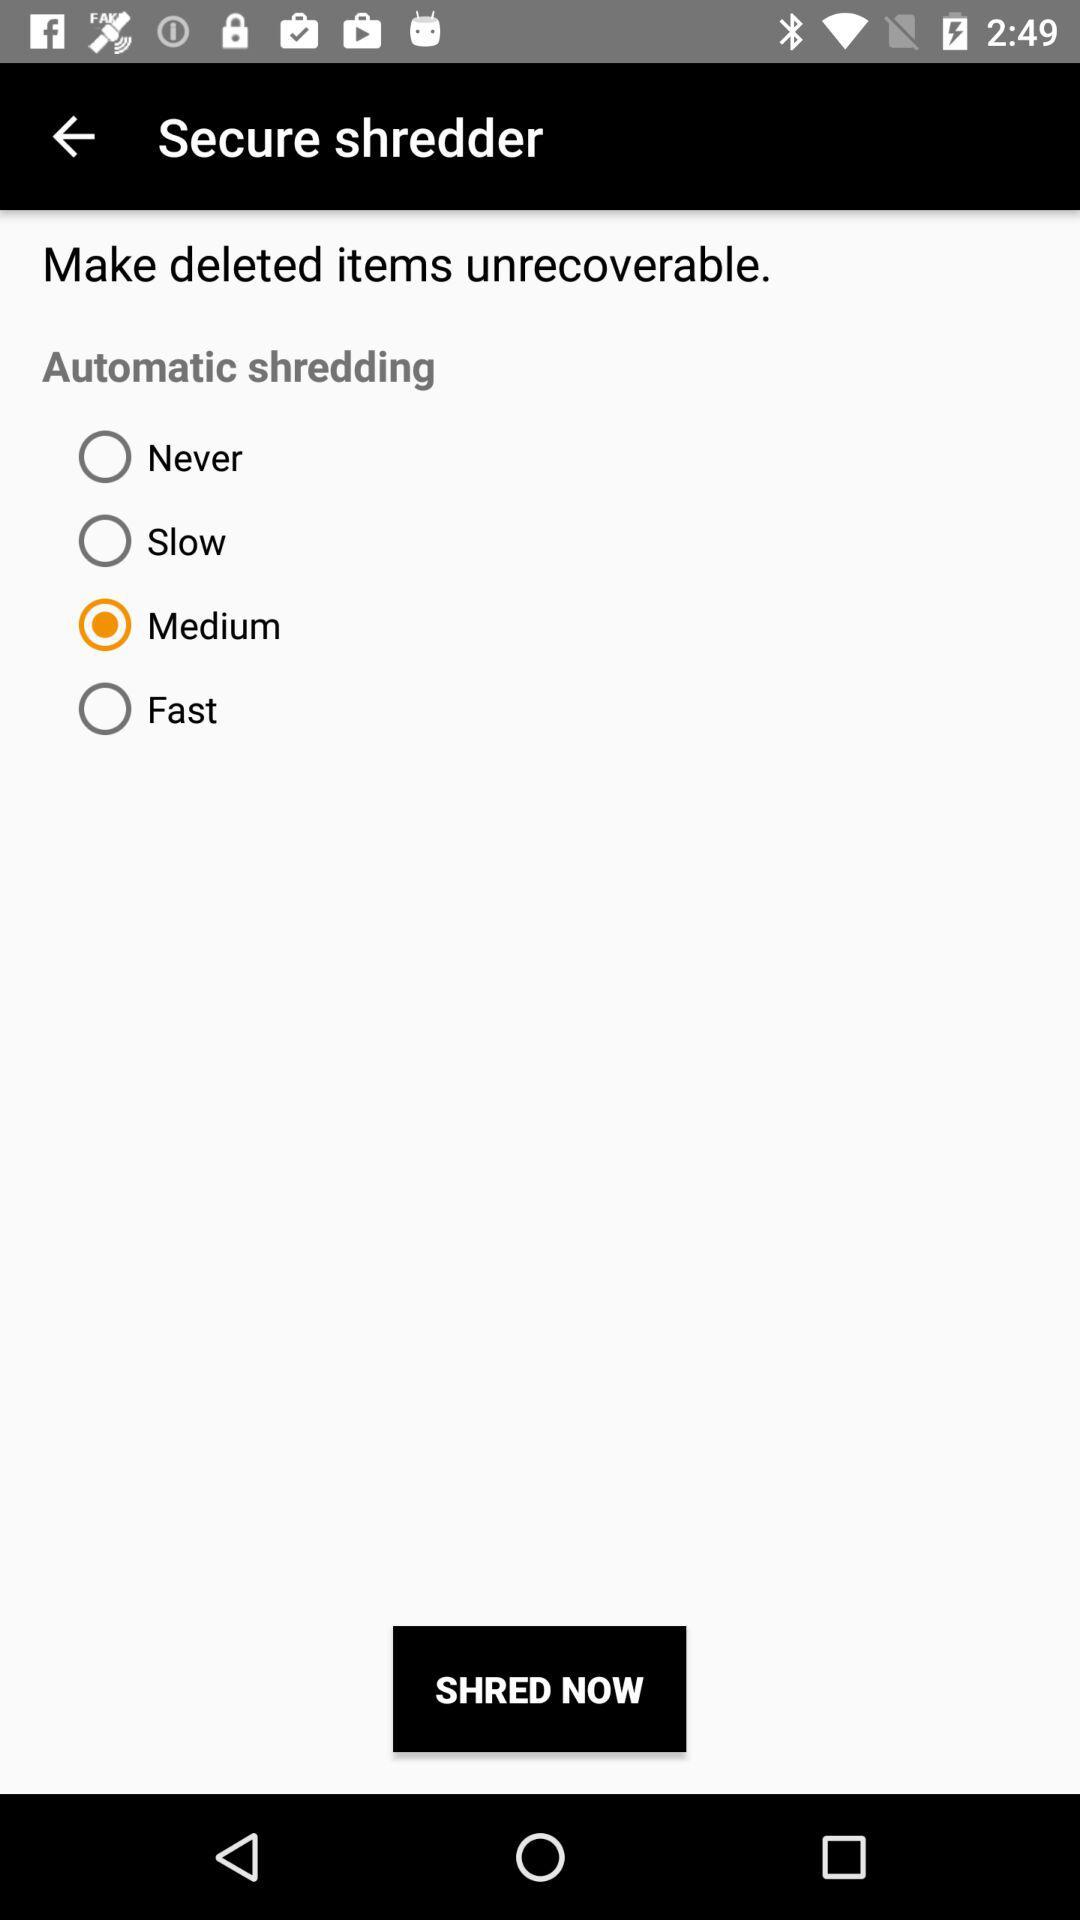  I want to click on the item below the automatic shredding item, so click(152, 455).